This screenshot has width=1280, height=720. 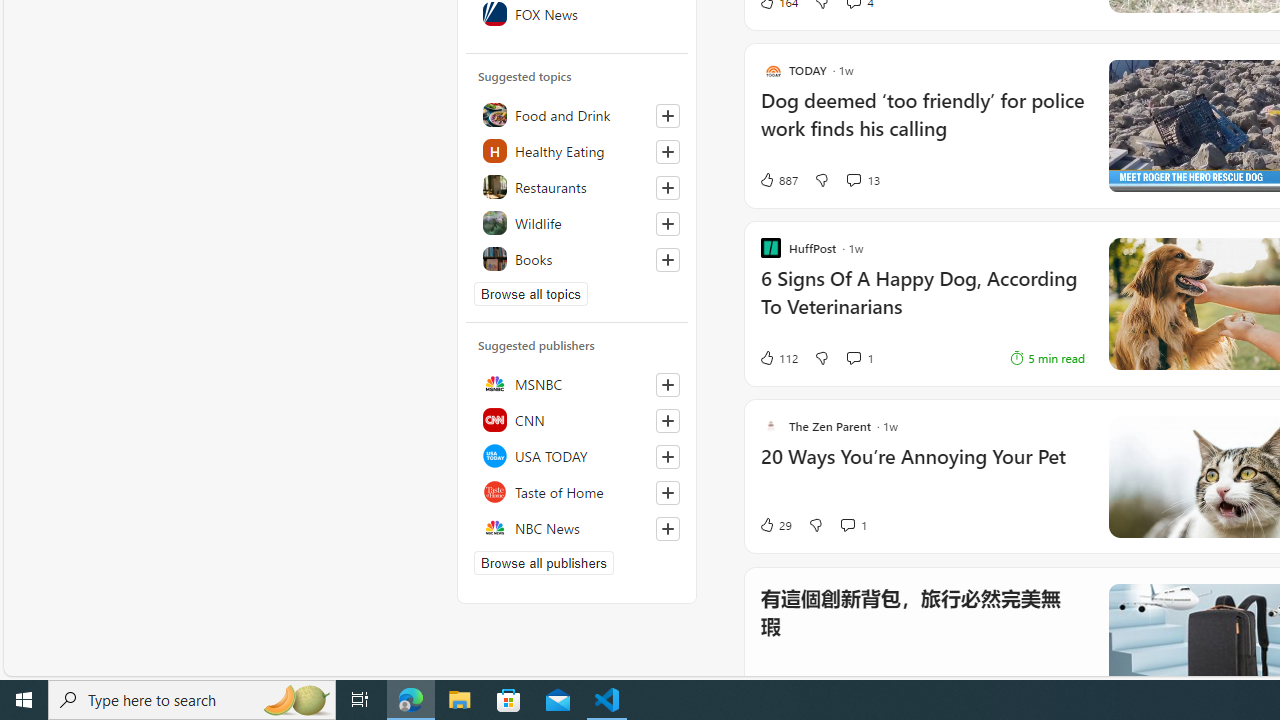 What do you see at coordinates (576, 527) in the screenshot?
I see `'NBC News'` at bounding box center [576, 527].